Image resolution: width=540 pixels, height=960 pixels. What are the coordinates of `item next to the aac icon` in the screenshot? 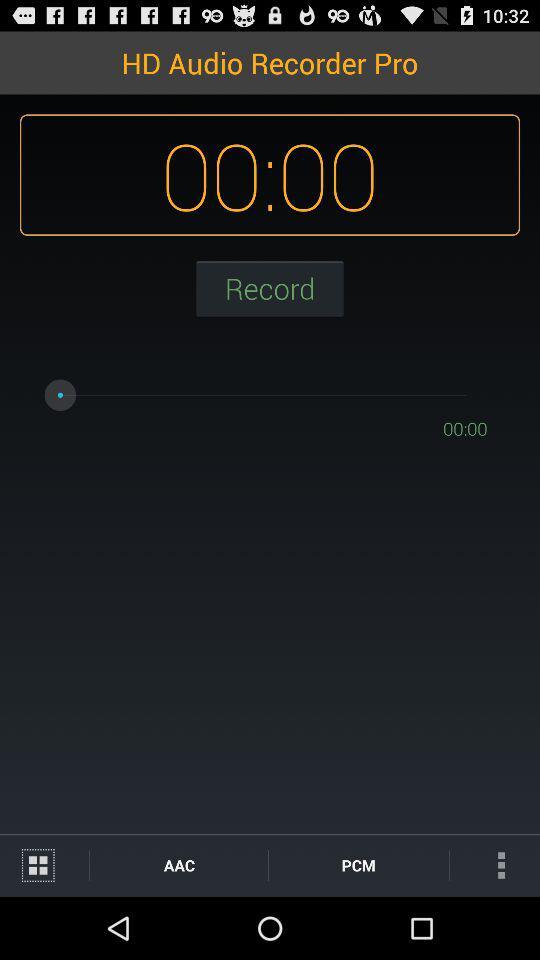 It's located at (357, 864).